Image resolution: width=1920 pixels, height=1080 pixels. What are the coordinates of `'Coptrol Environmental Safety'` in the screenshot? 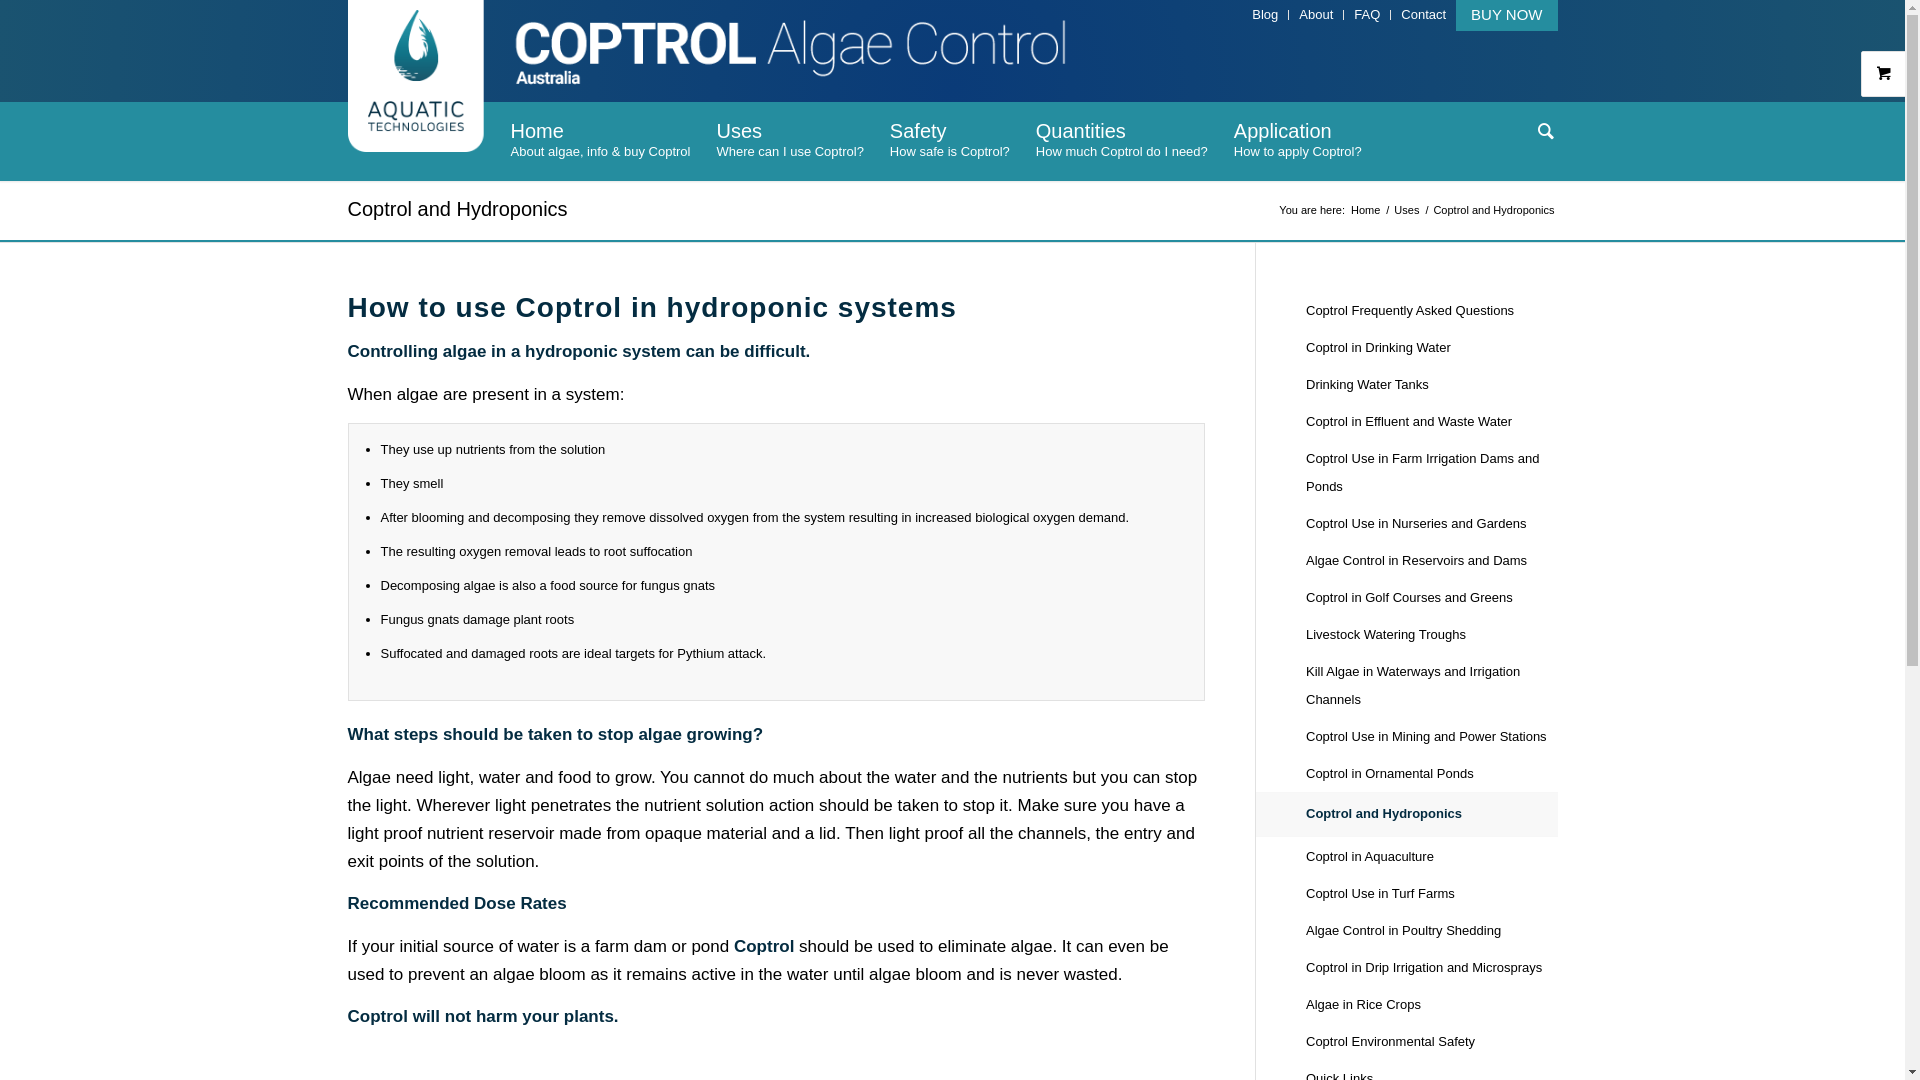 It's located at (1430, 1041).